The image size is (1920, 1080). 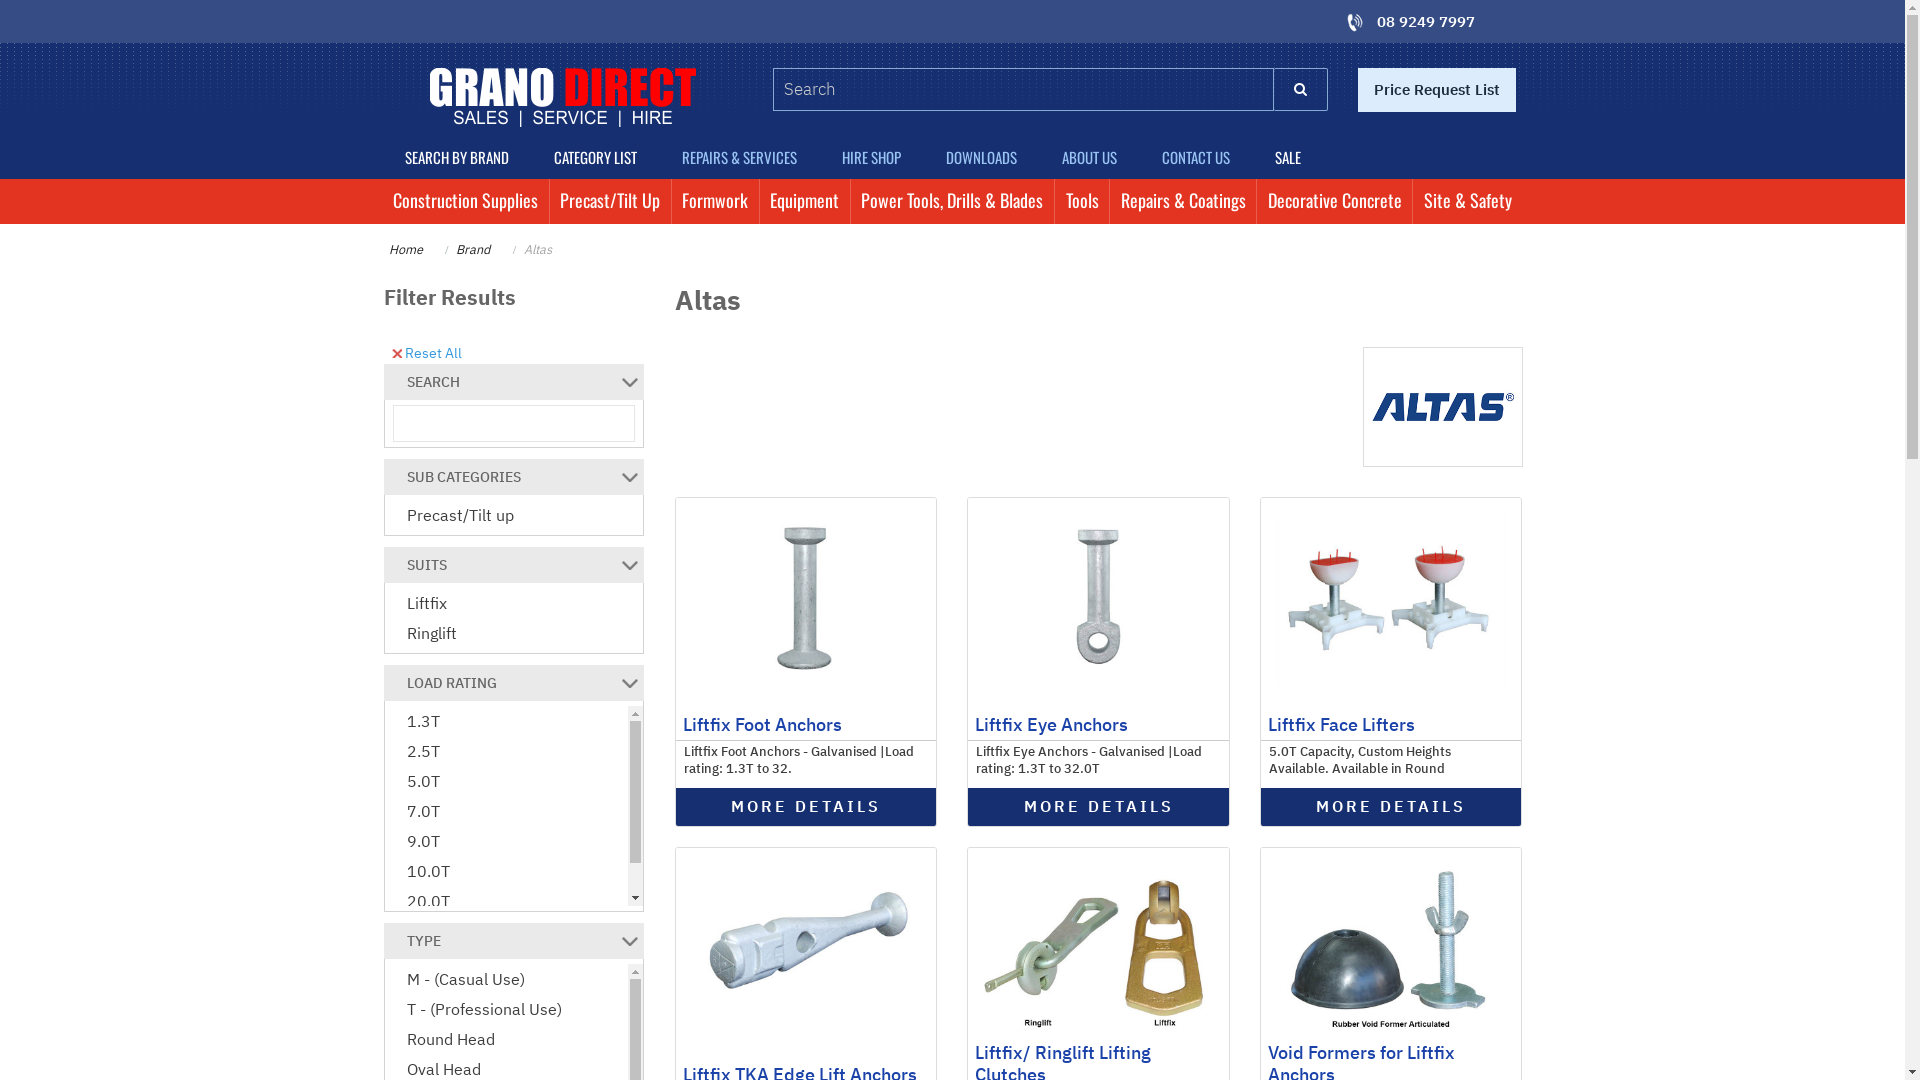 What do you see at coordinates (1435, 88) in the screenshot?
I see `'Price Request List'` at bounding box center [1435, 88].